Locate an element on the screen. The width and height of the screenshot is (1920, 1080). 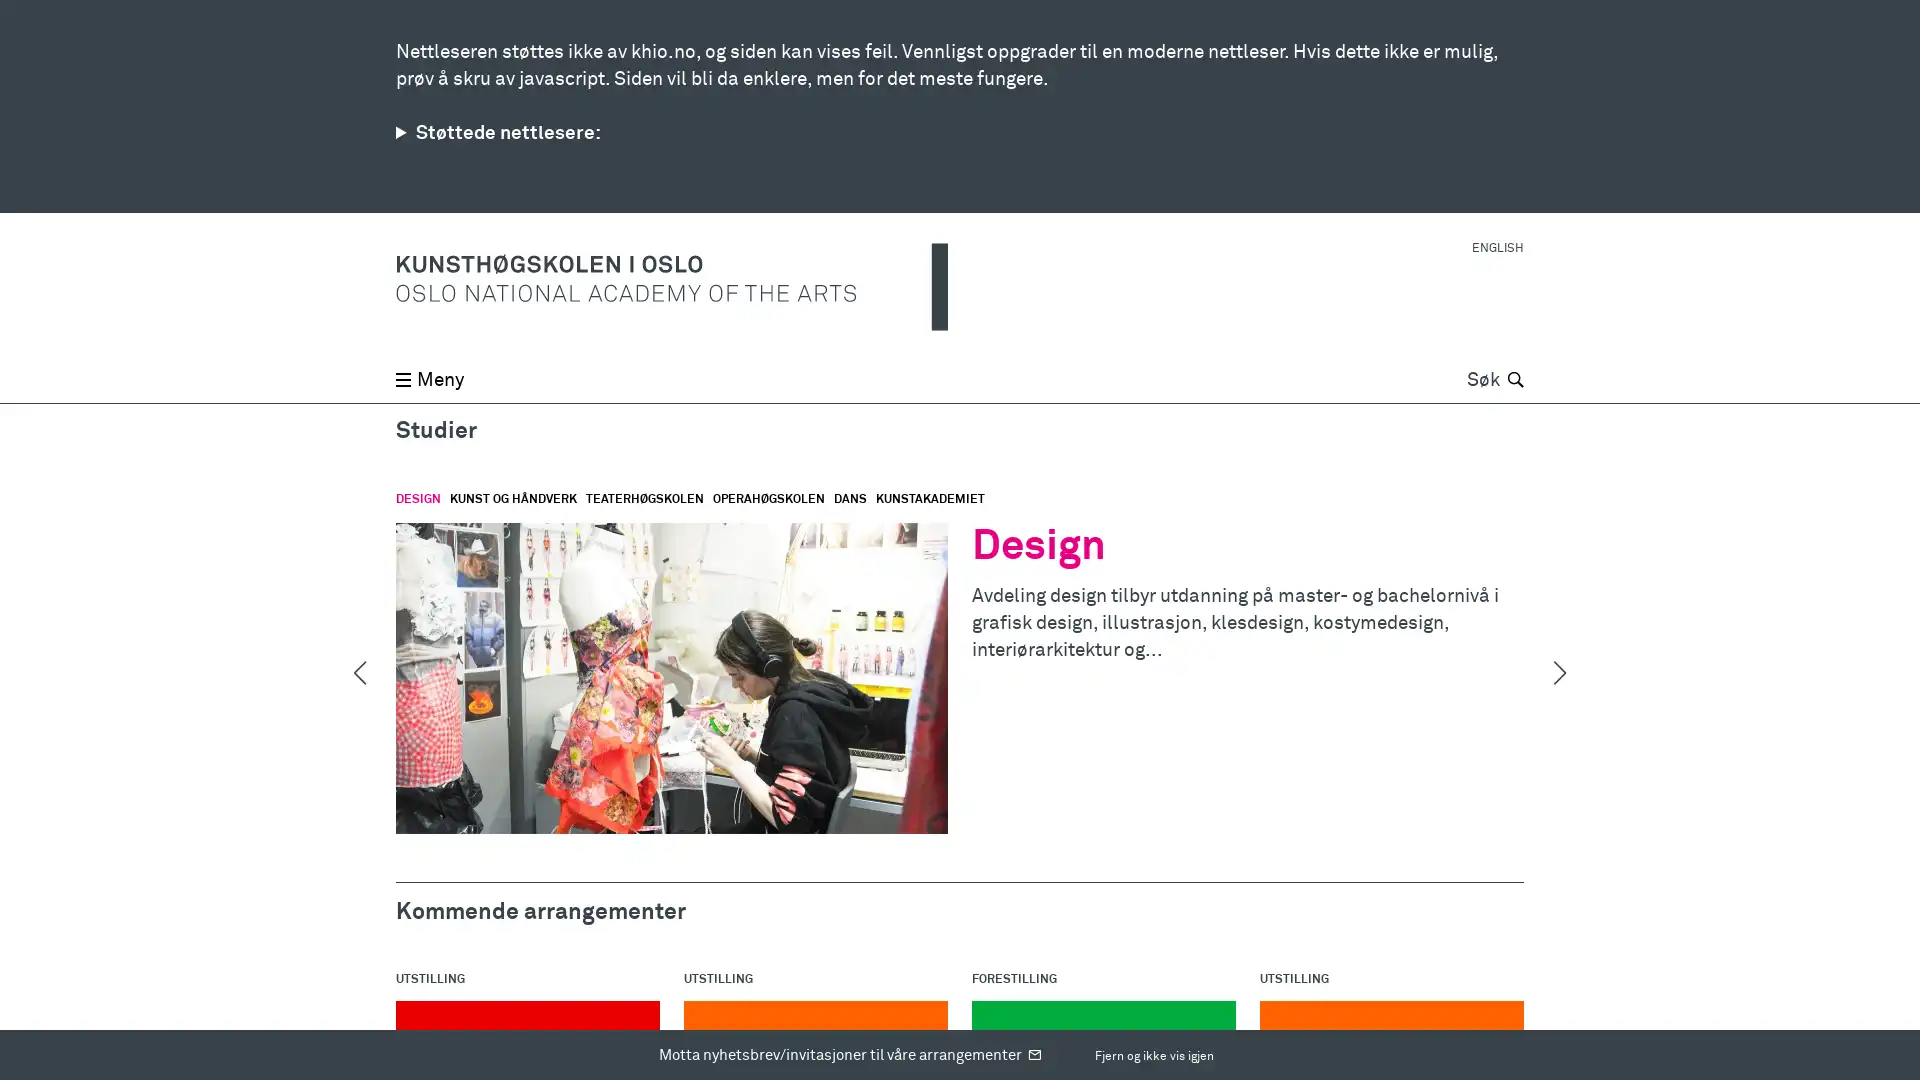
TEATERHGSKOLEN is located at coordinates (644, 500).